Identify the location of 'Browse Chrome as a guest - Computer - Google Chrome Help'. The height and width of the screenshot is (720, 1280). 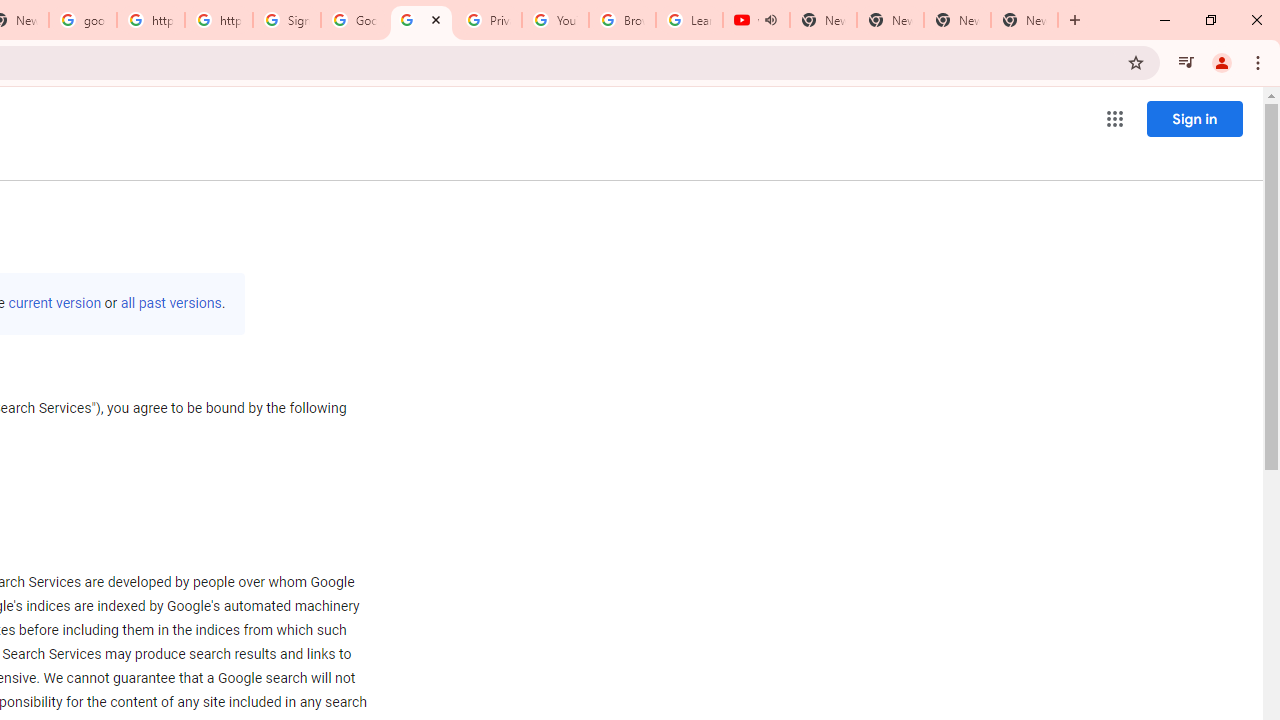
(621, 20).